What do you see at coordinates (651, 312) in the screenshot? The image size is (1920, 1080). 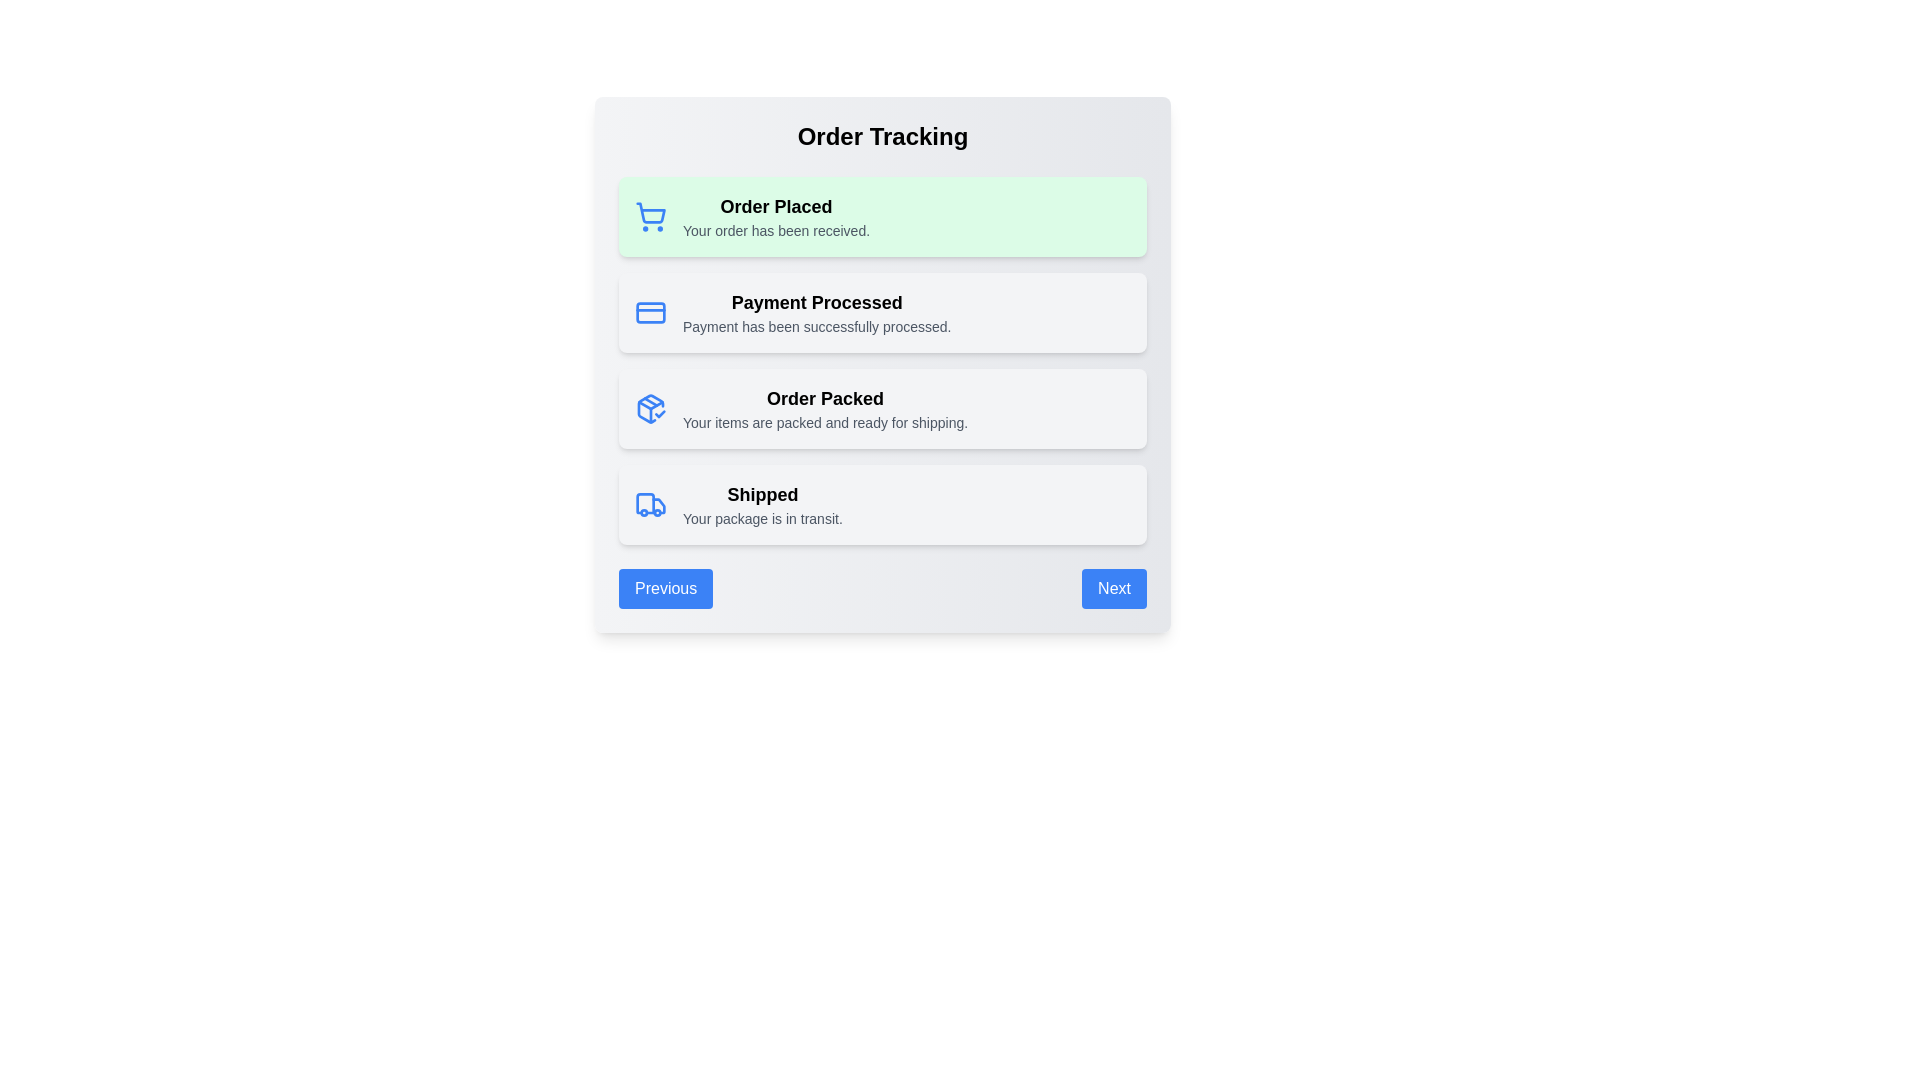 I see `the payment processed icon located to the left of the 'Payment Processed' text in the order tracking interface` at bounding box center [651, 312].